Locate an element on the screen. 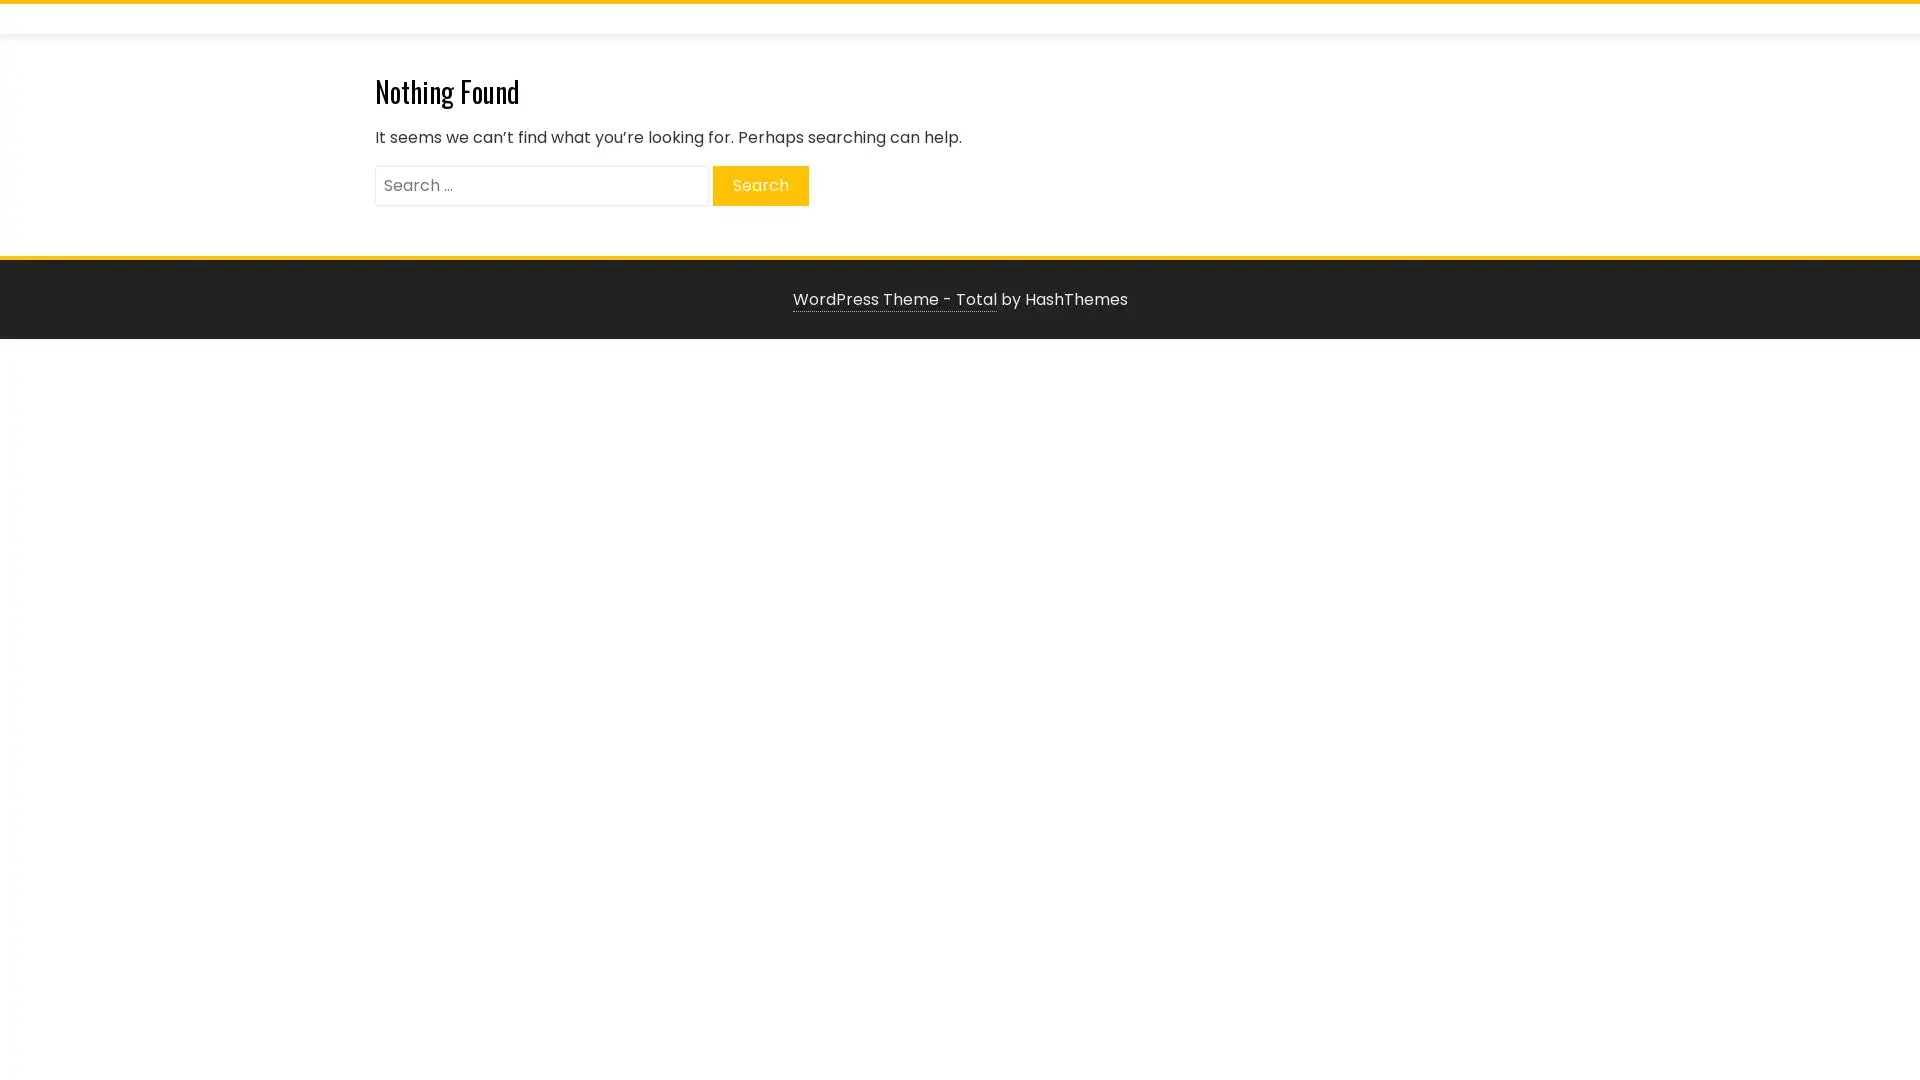 This screenshot has width=1920, height=1080. Search is located at coordinates (760, 185).